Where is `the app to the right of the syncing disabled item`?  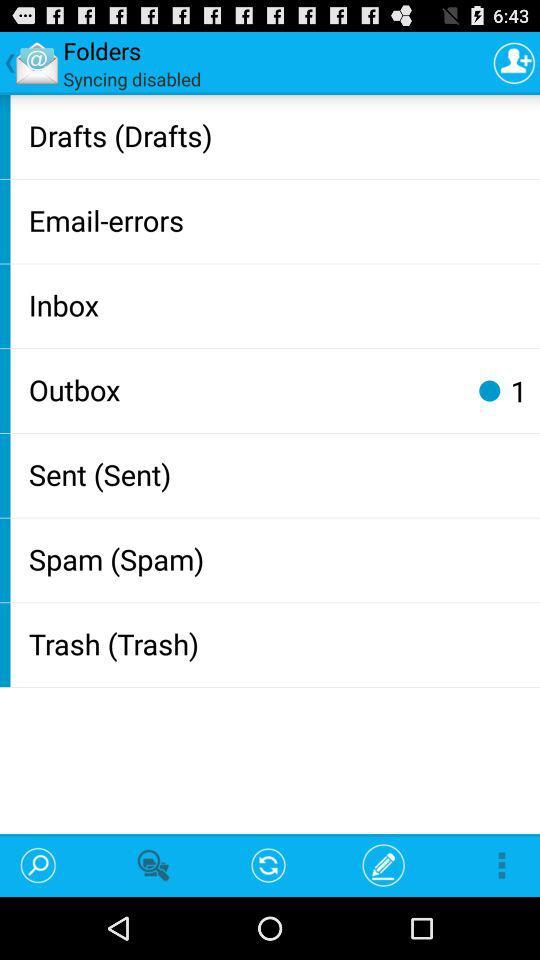
the app to the right of the syncing disabled item is located at coordinates (514, 62).